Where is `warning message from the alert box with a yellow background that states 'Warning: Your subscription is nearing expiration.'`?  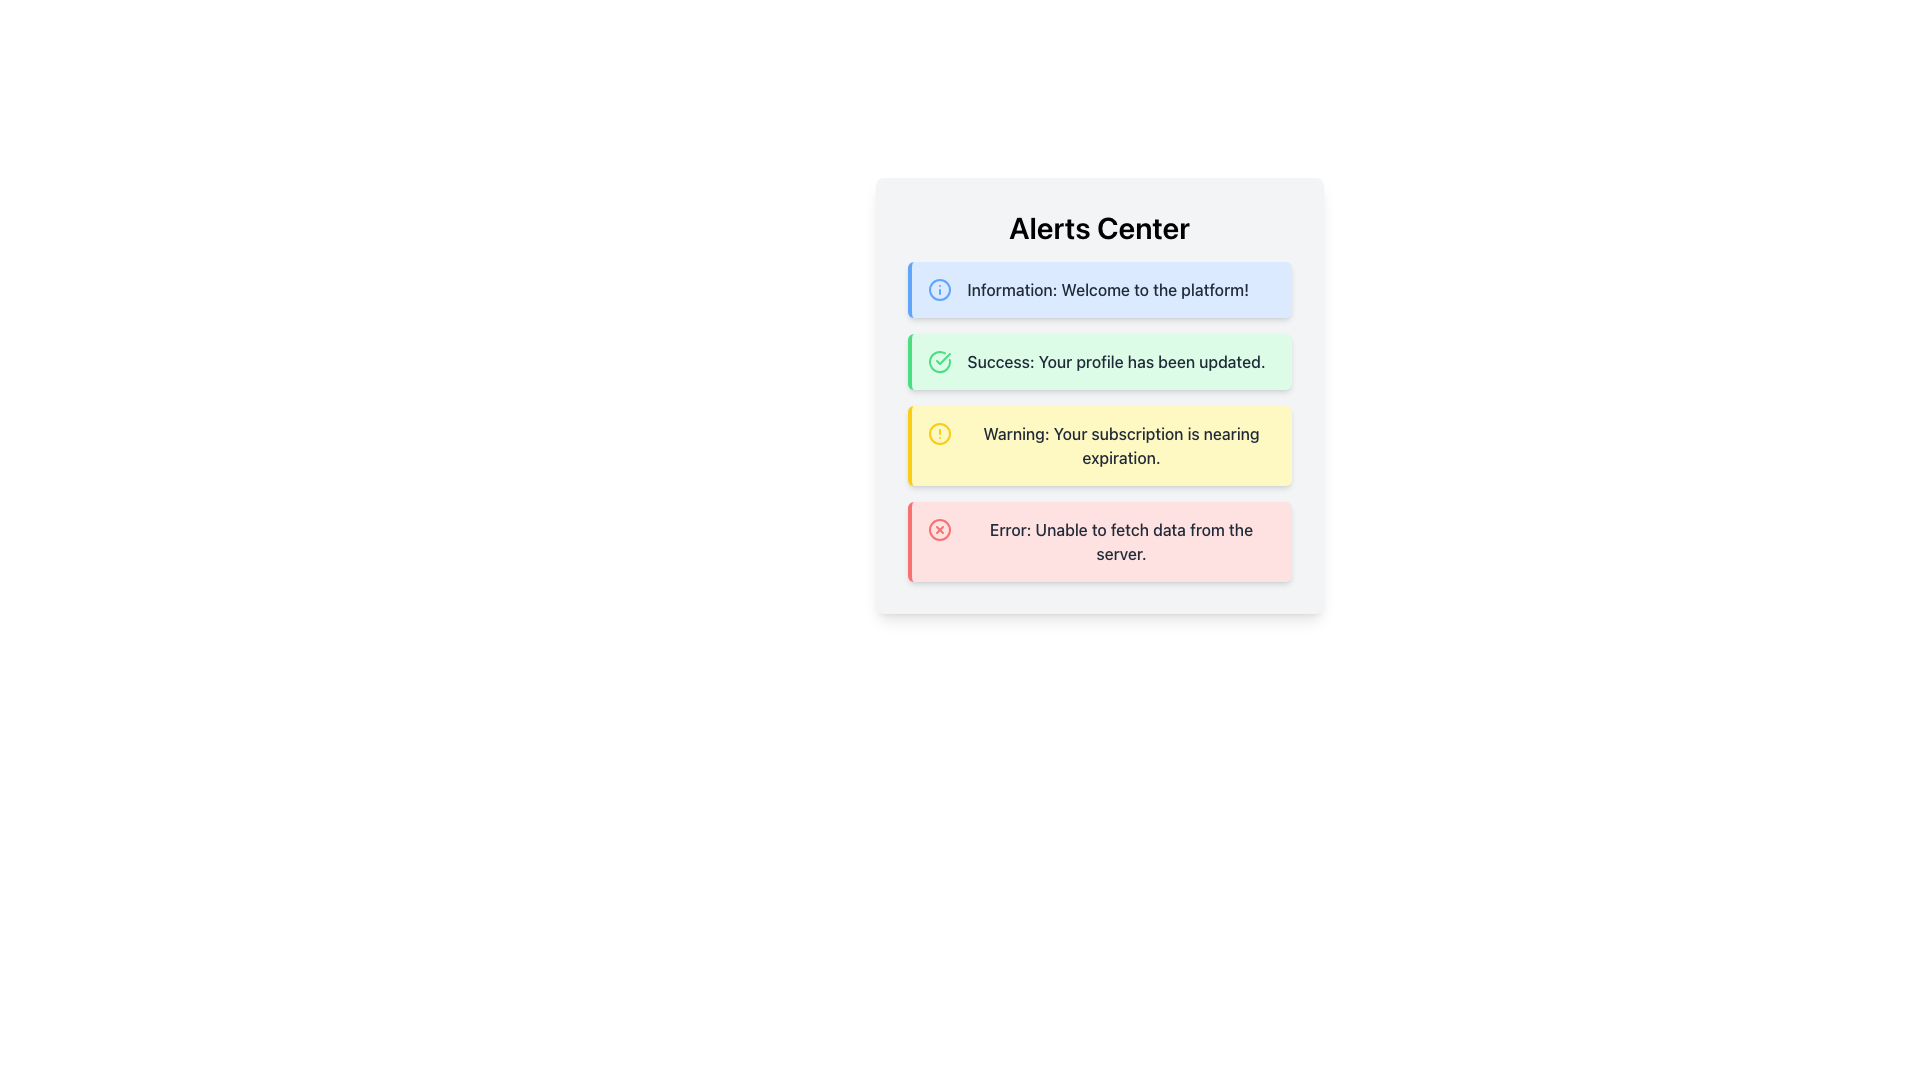 warning message from the alert box with a yellow background that states 'Warning: Your subscription is nearing expiration.' is located at coordinates (1098, 445).